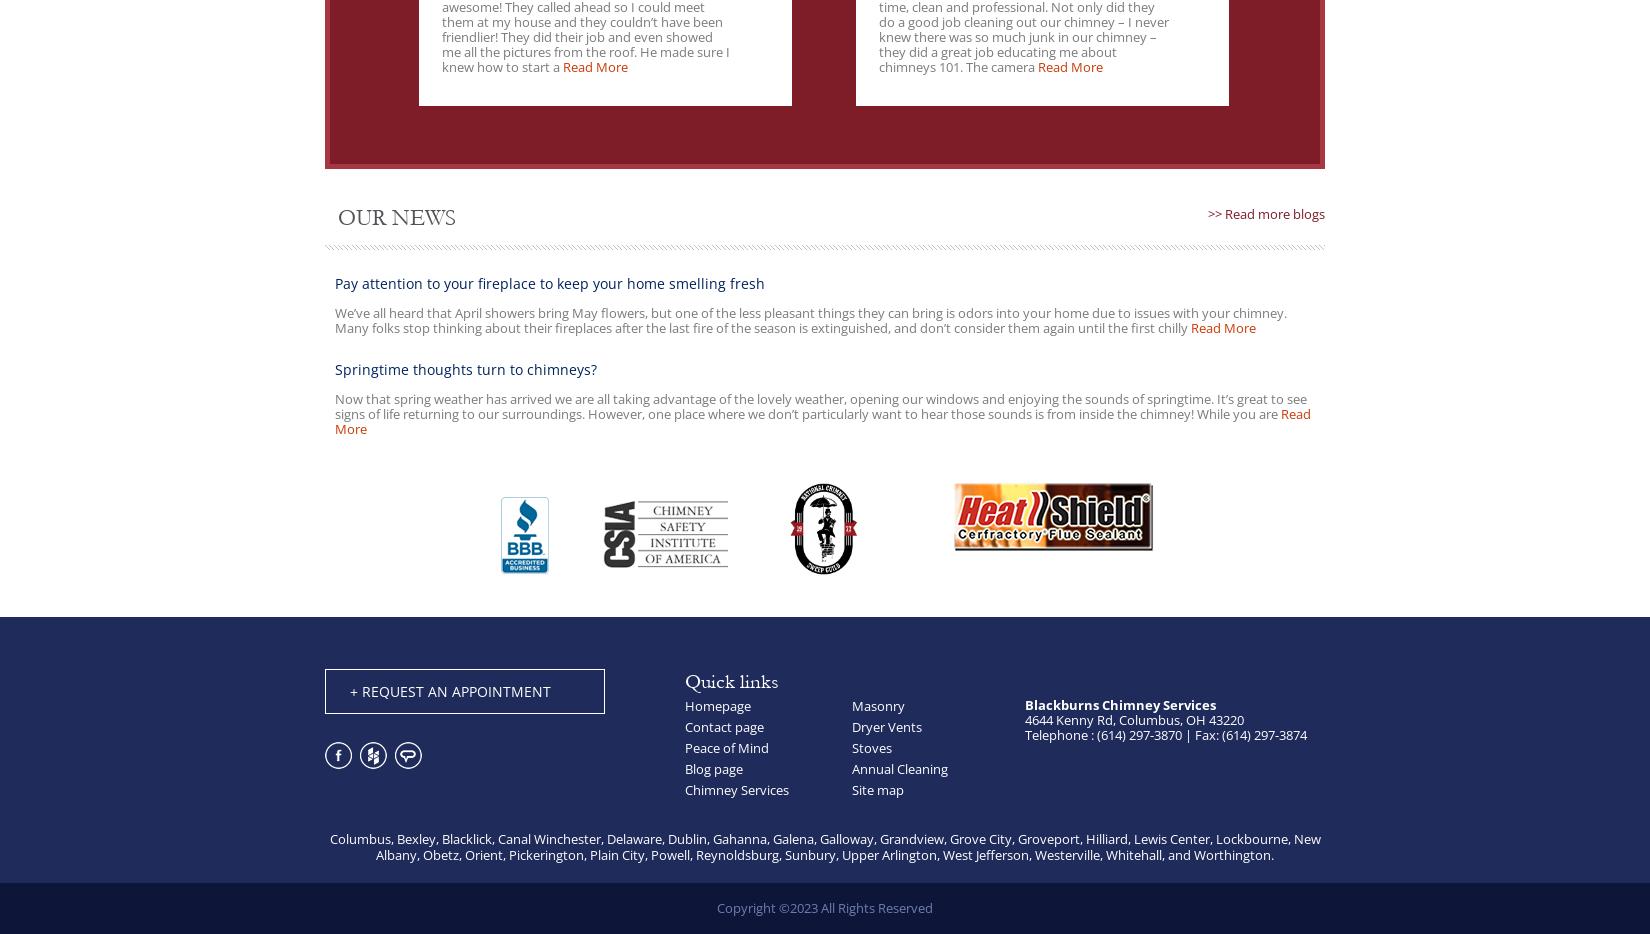 This screenshot has width=1650, height=934. What do you see at coordinates (809, 319) in the screenshot?
I see `'We’ve all heard that April showers bring May flowers, but one of the less pleasant things they can bring is odors into your home due to issues with your chimney. Many folks stop thinking about their fireplaces after the last fire of the season is extinguished, and don’t consider them again until the first chilly'` at bounding box center [809, 319].